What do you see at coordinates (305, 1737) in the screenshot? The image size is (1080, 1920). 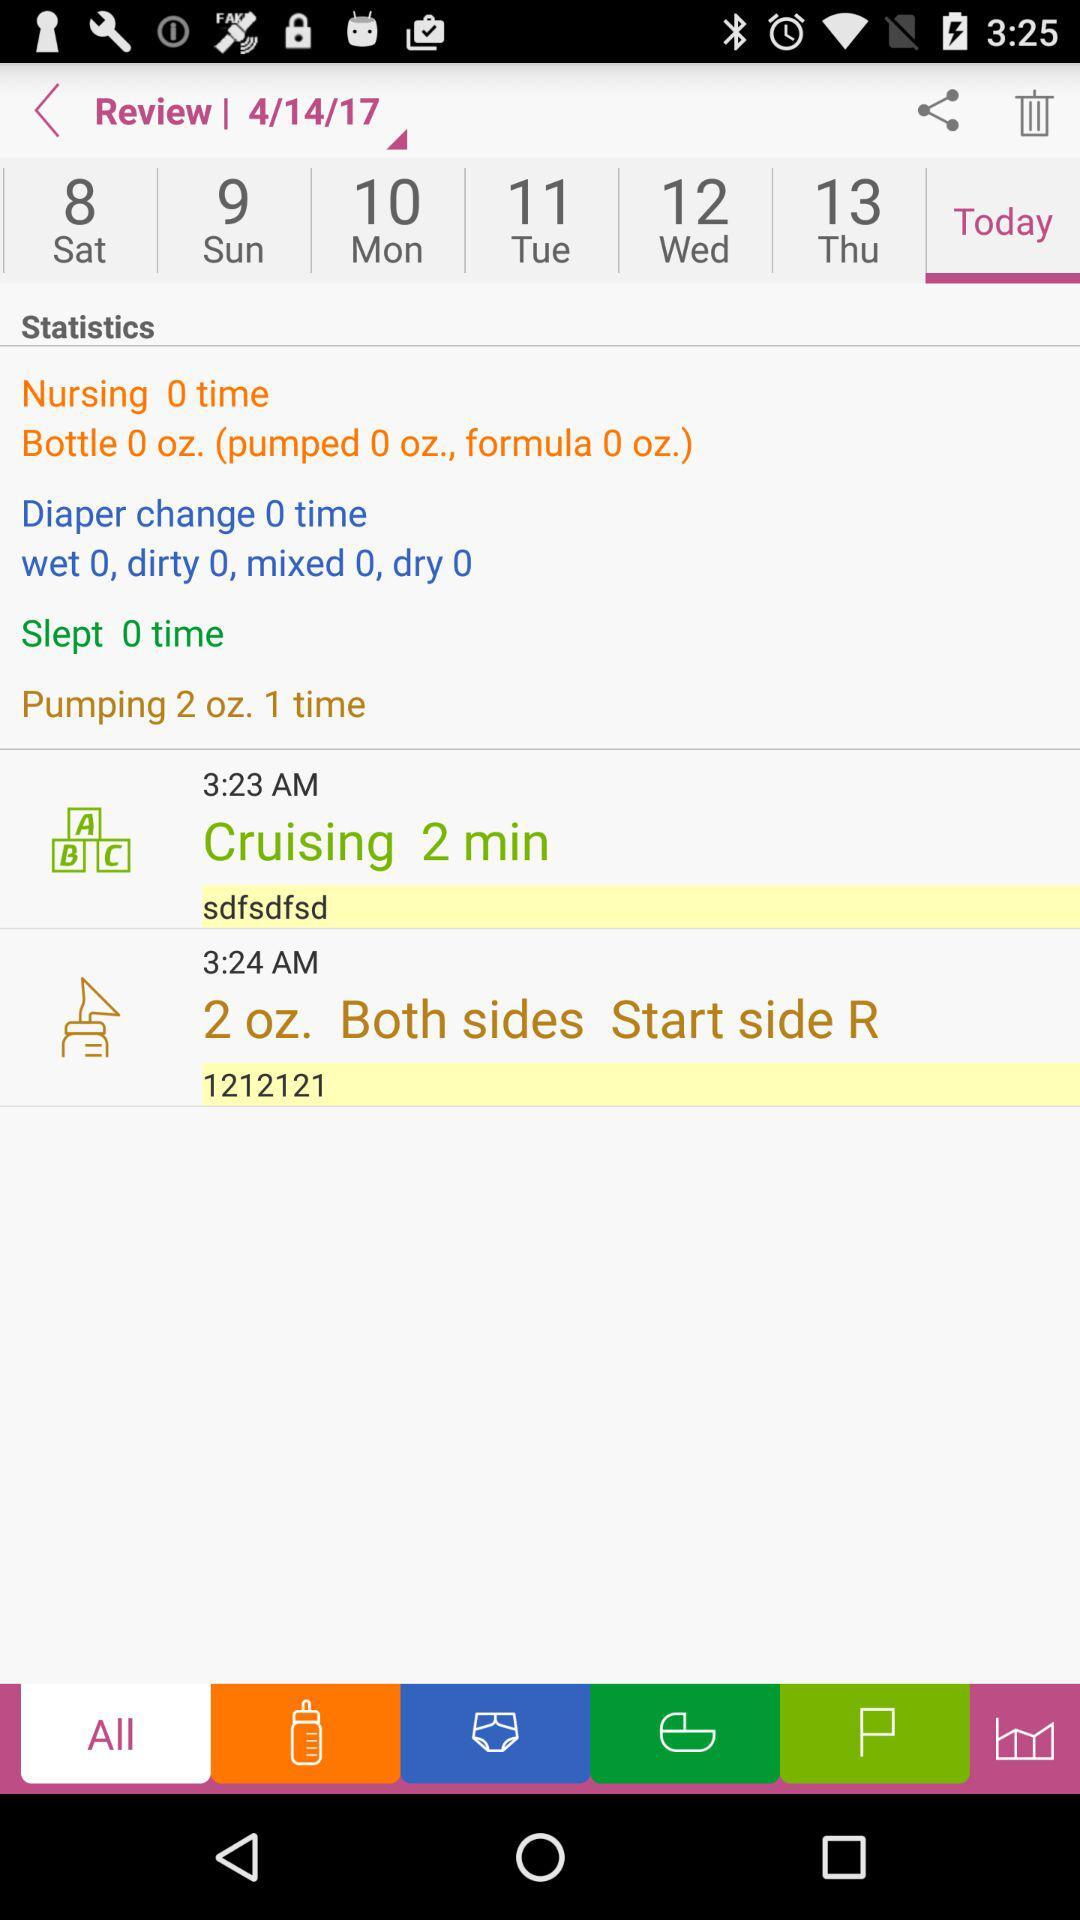 I see `information about the formula` at bounding box center [305, 1737].